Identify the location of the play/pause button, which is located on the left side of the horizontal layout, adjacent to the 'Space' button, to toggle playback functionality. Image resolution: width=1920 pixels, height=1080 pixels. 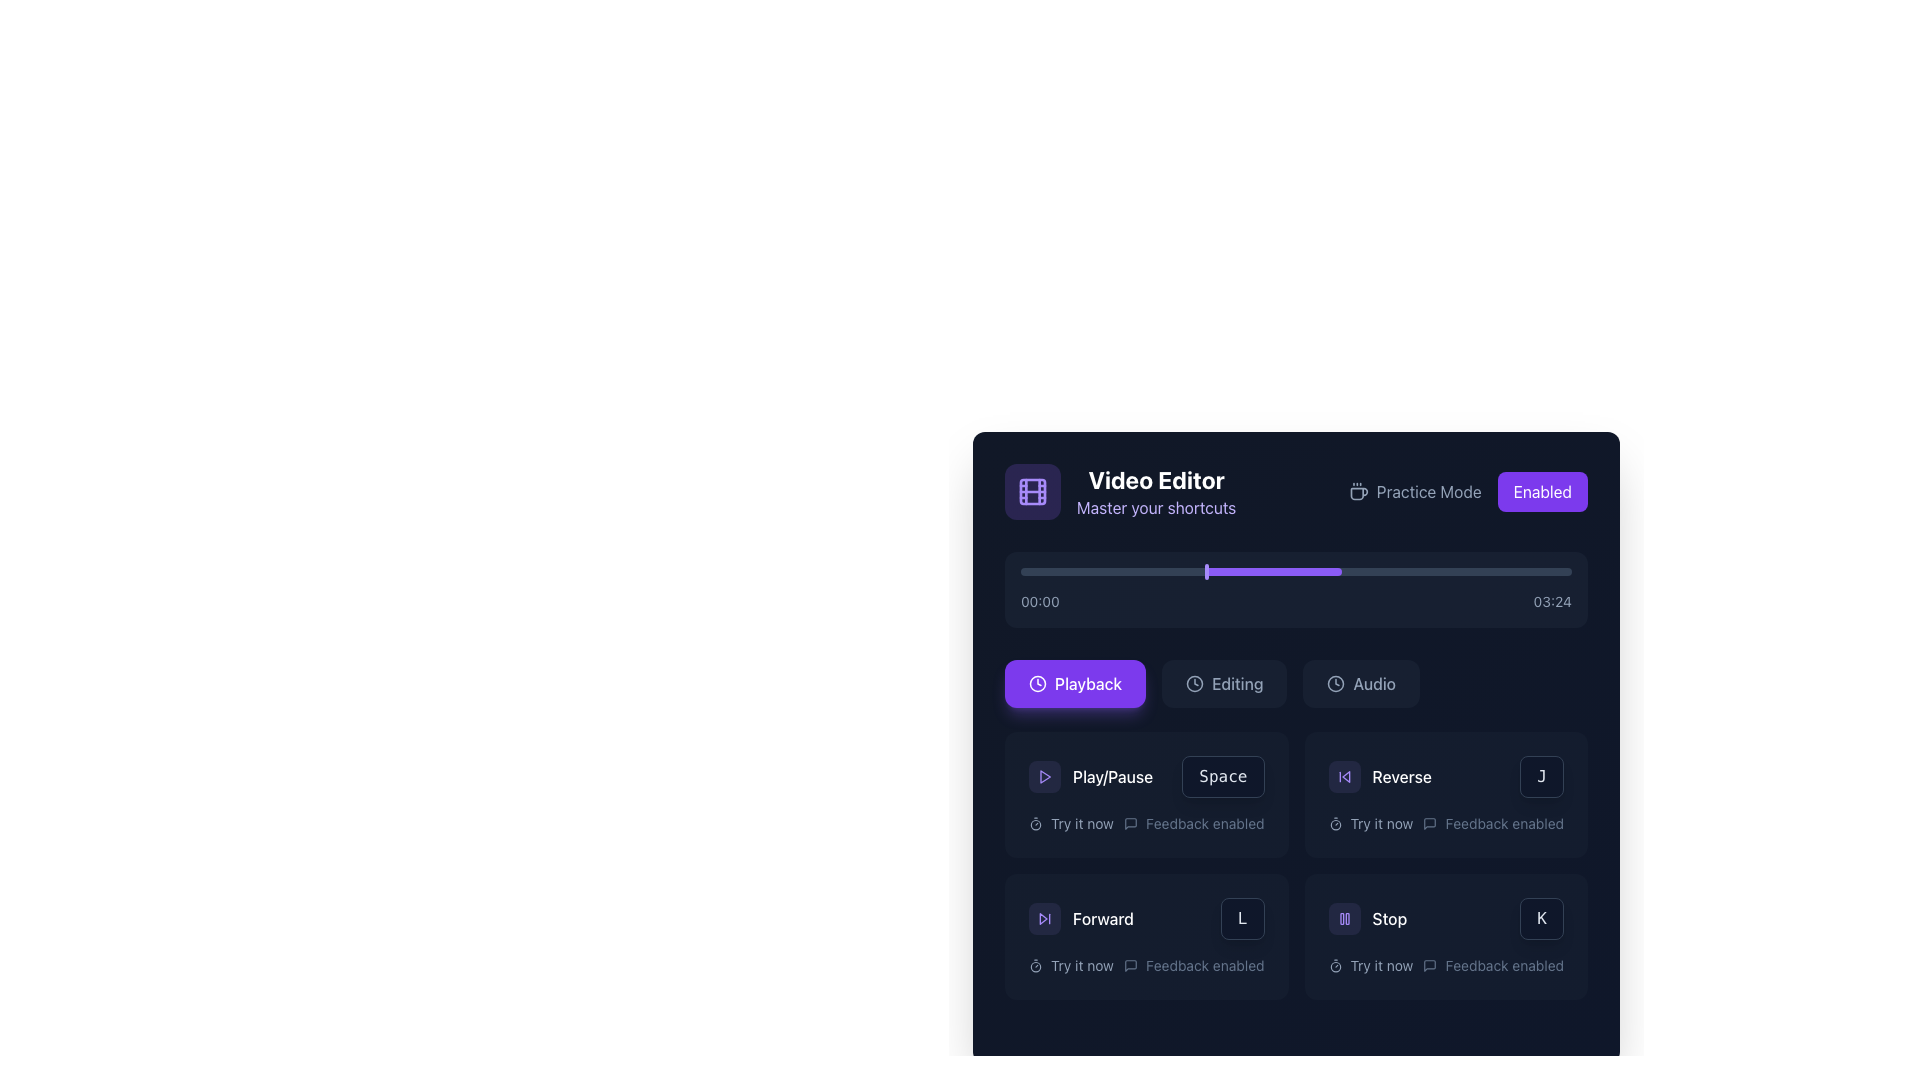
(1090, 775).